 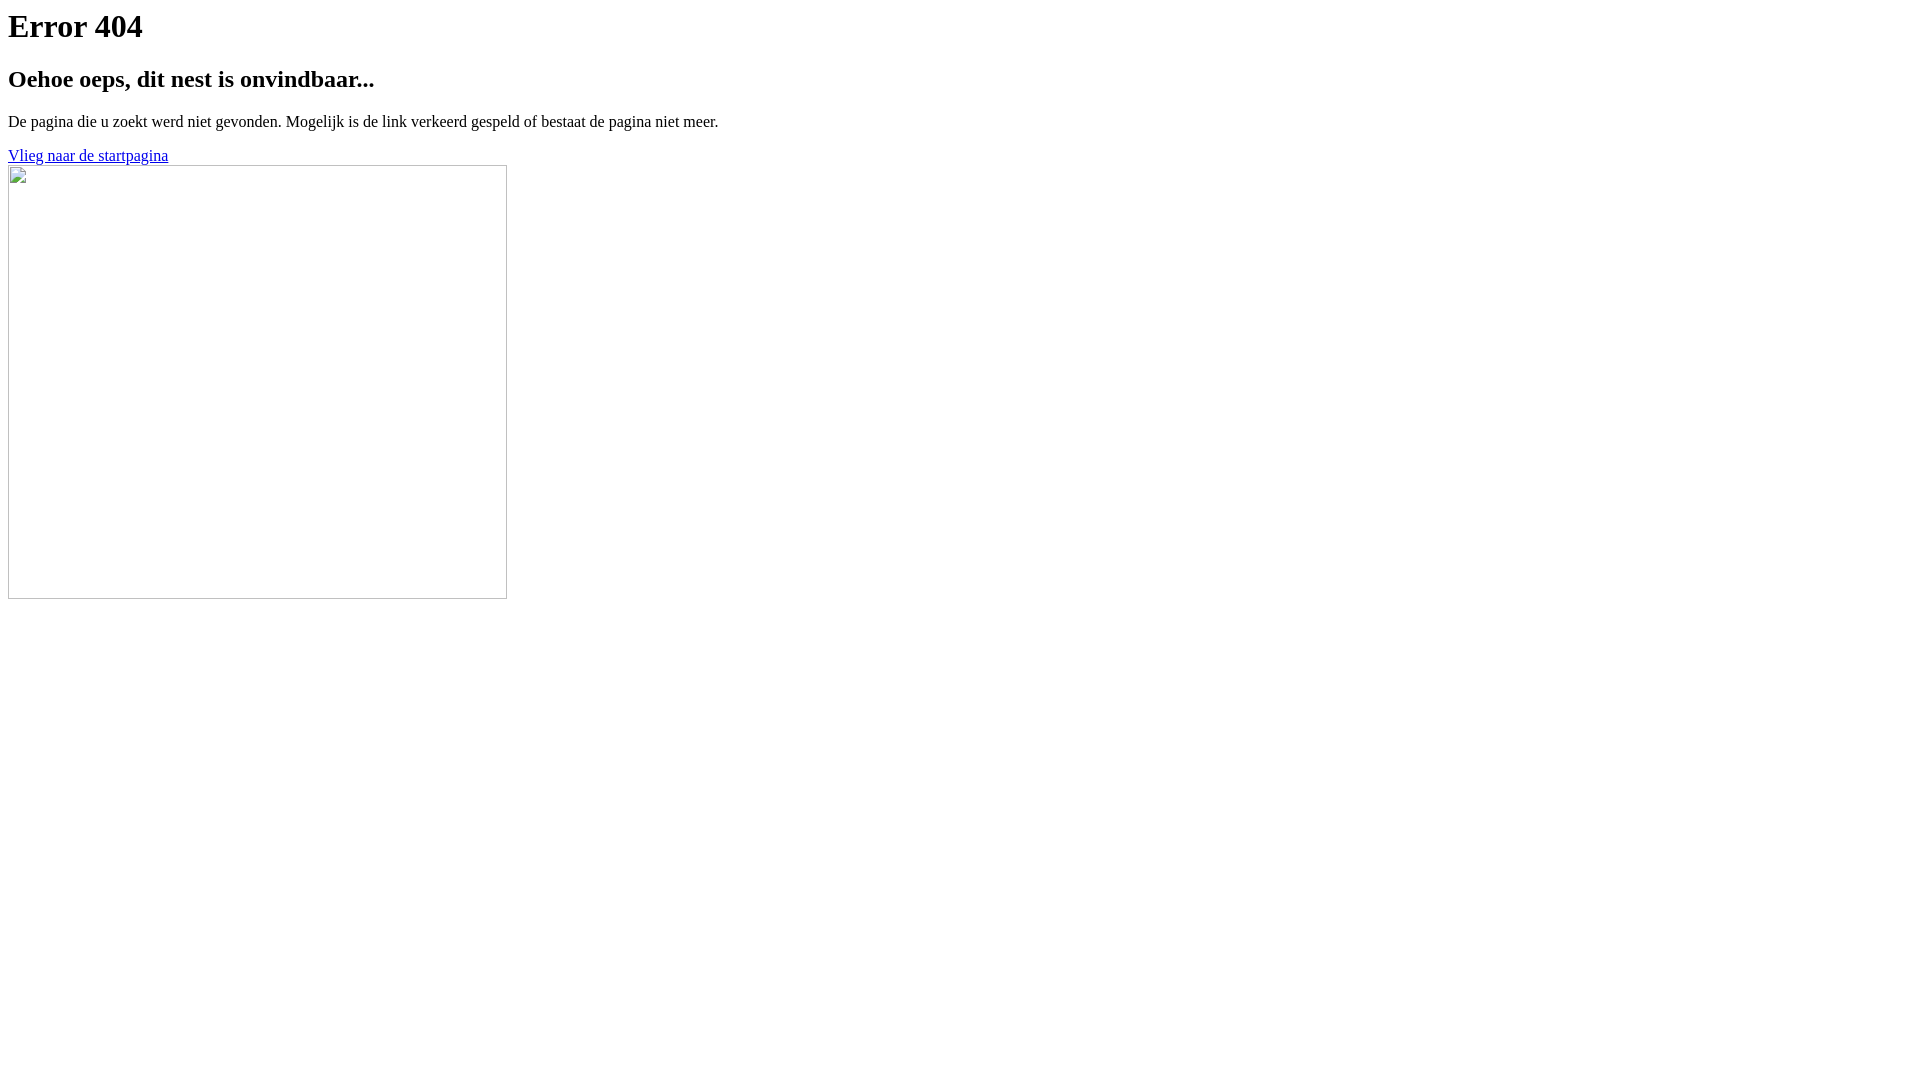 What do you see at coordinates (8, 154) in the screenshot?
I see `'Vlieg naar de startpagina'` at bounding box center [8, 154].